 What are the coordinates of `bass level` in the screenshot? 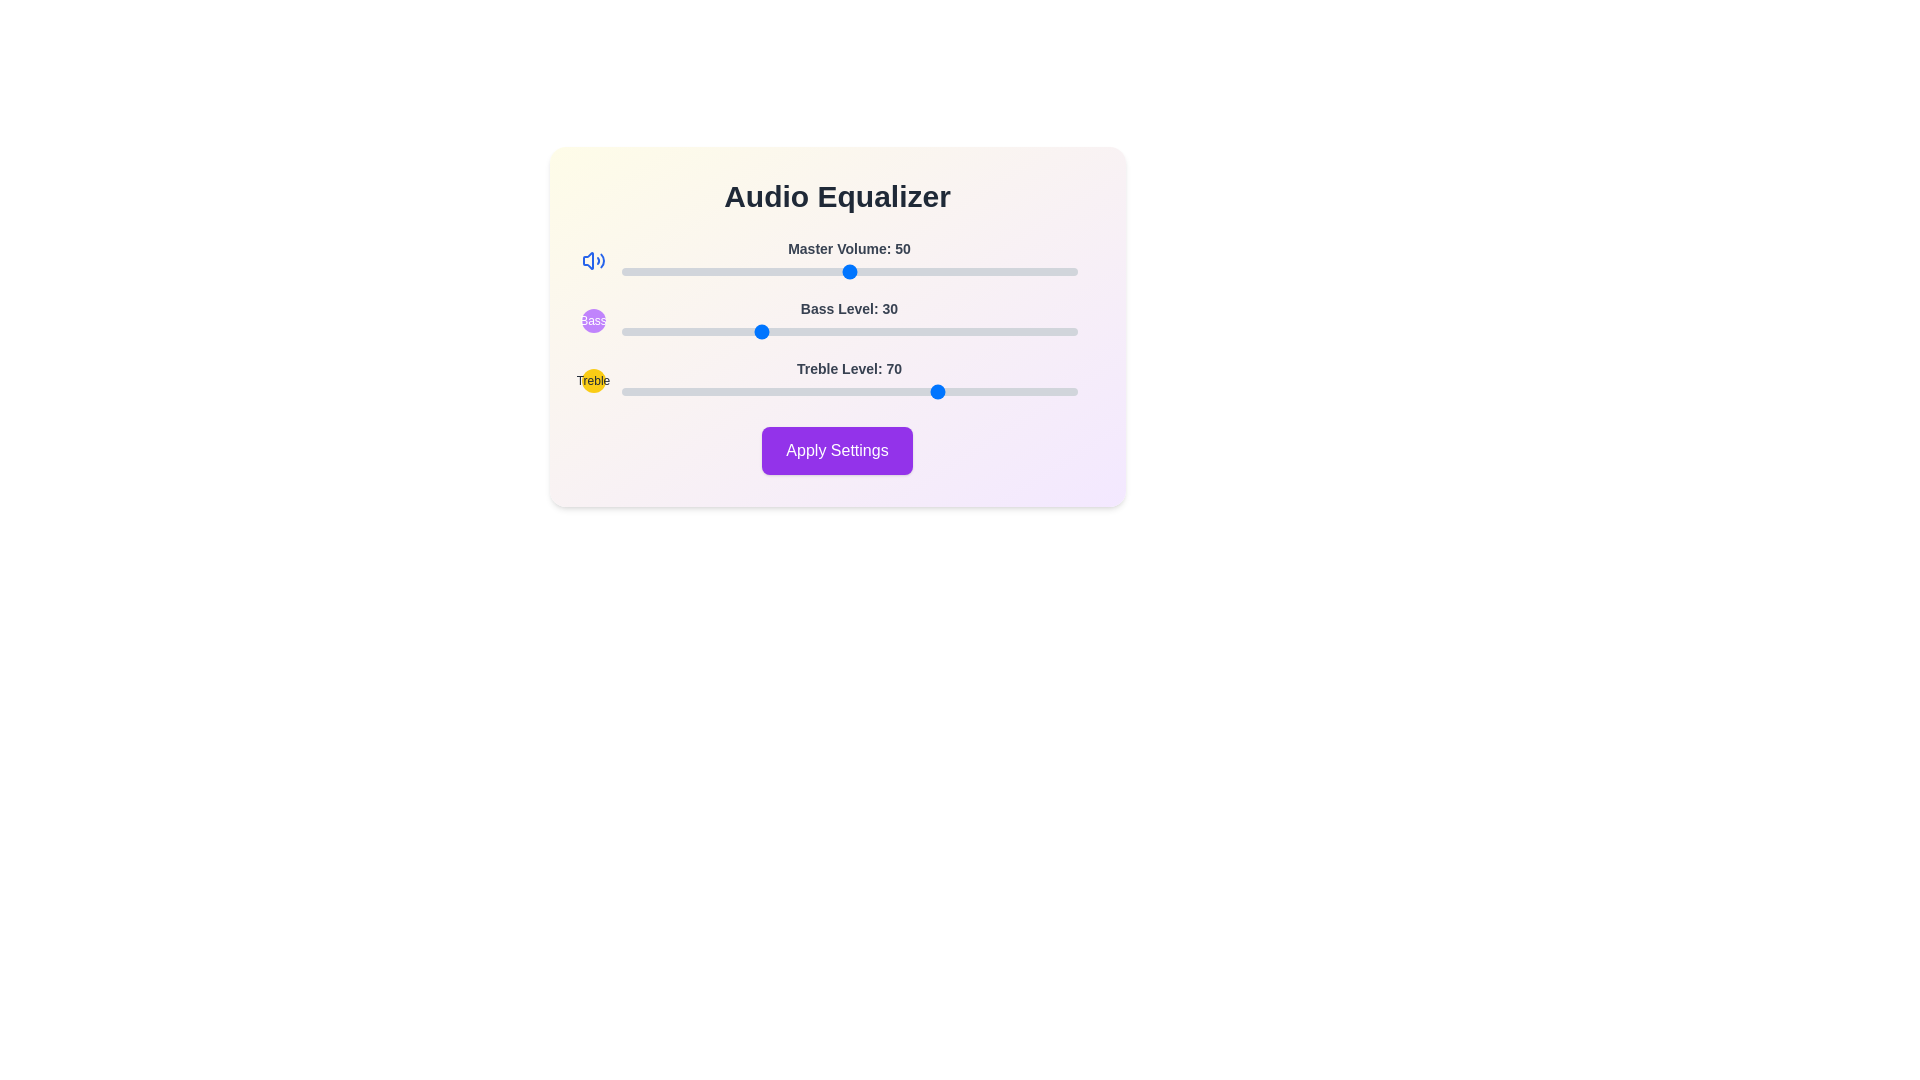 It's located at (657, 330).